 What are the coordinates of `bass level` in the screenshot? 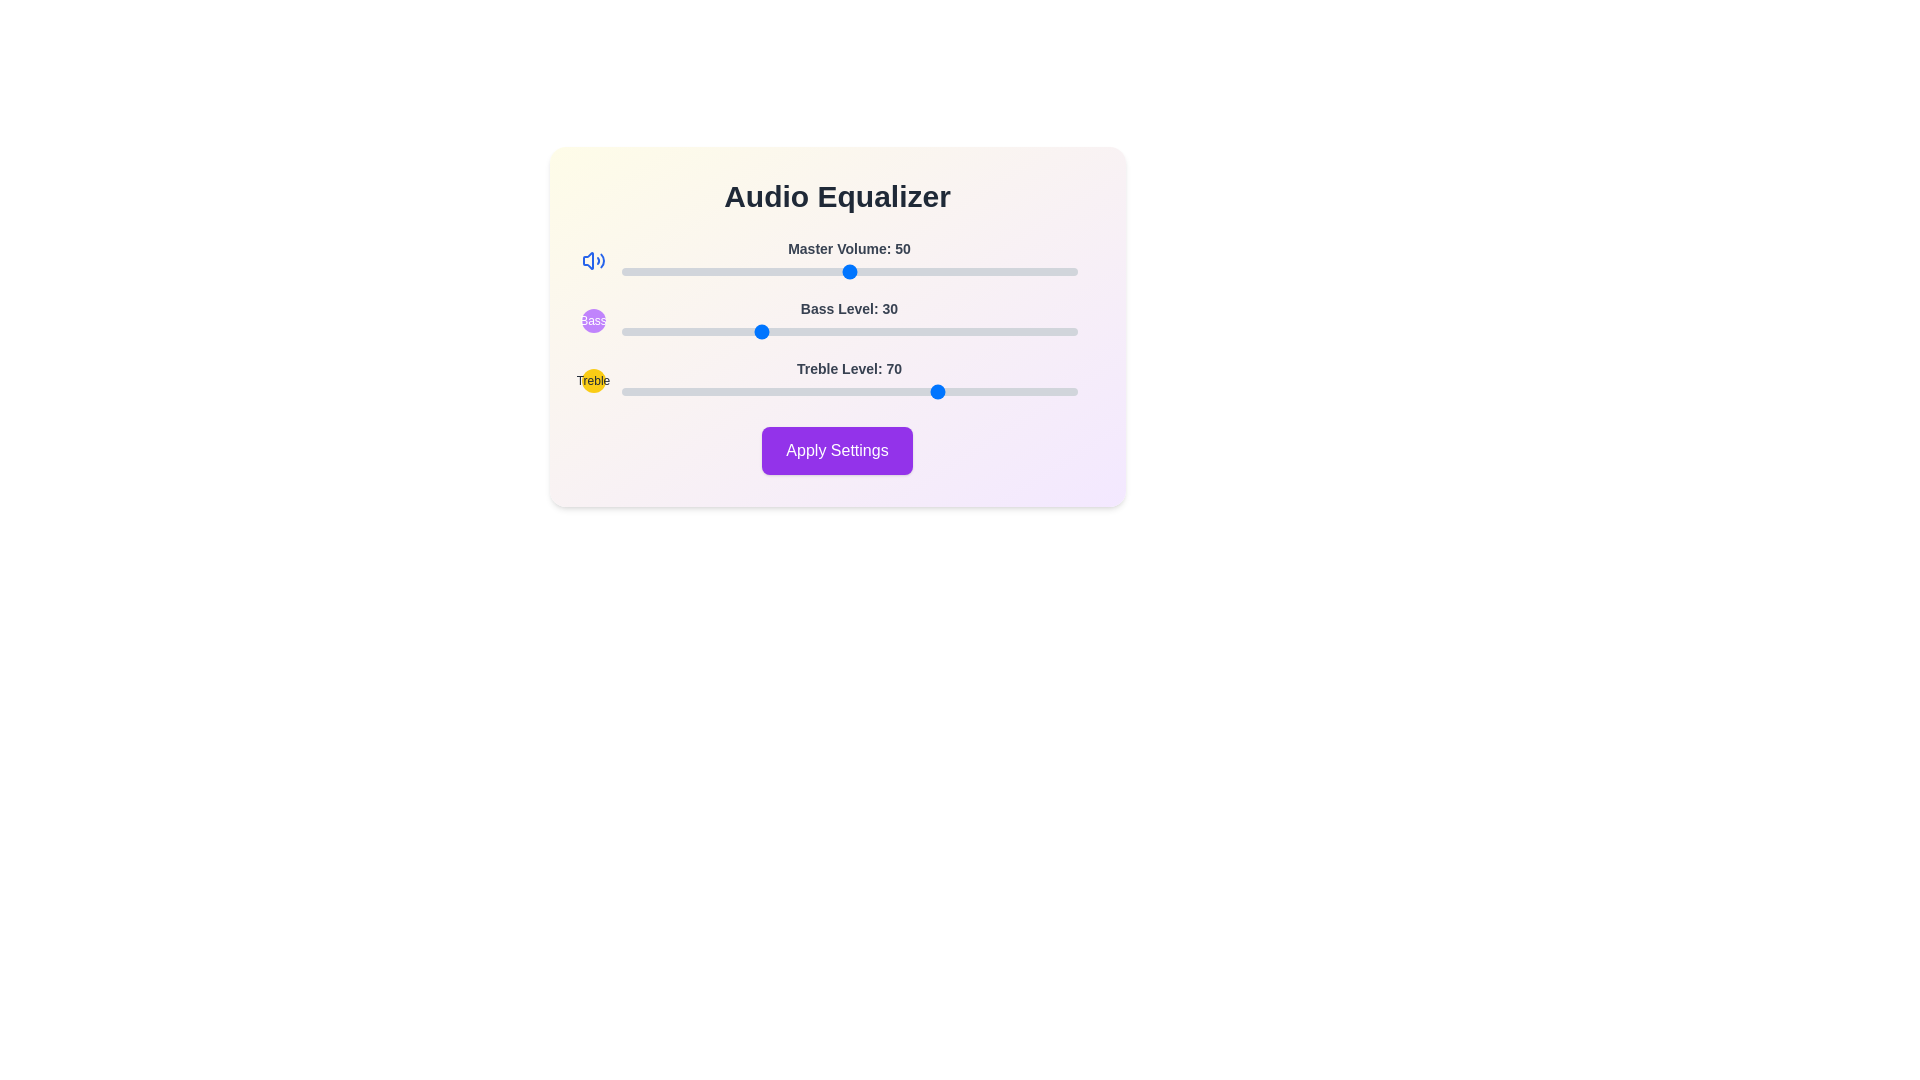 It's located at (657, 330).